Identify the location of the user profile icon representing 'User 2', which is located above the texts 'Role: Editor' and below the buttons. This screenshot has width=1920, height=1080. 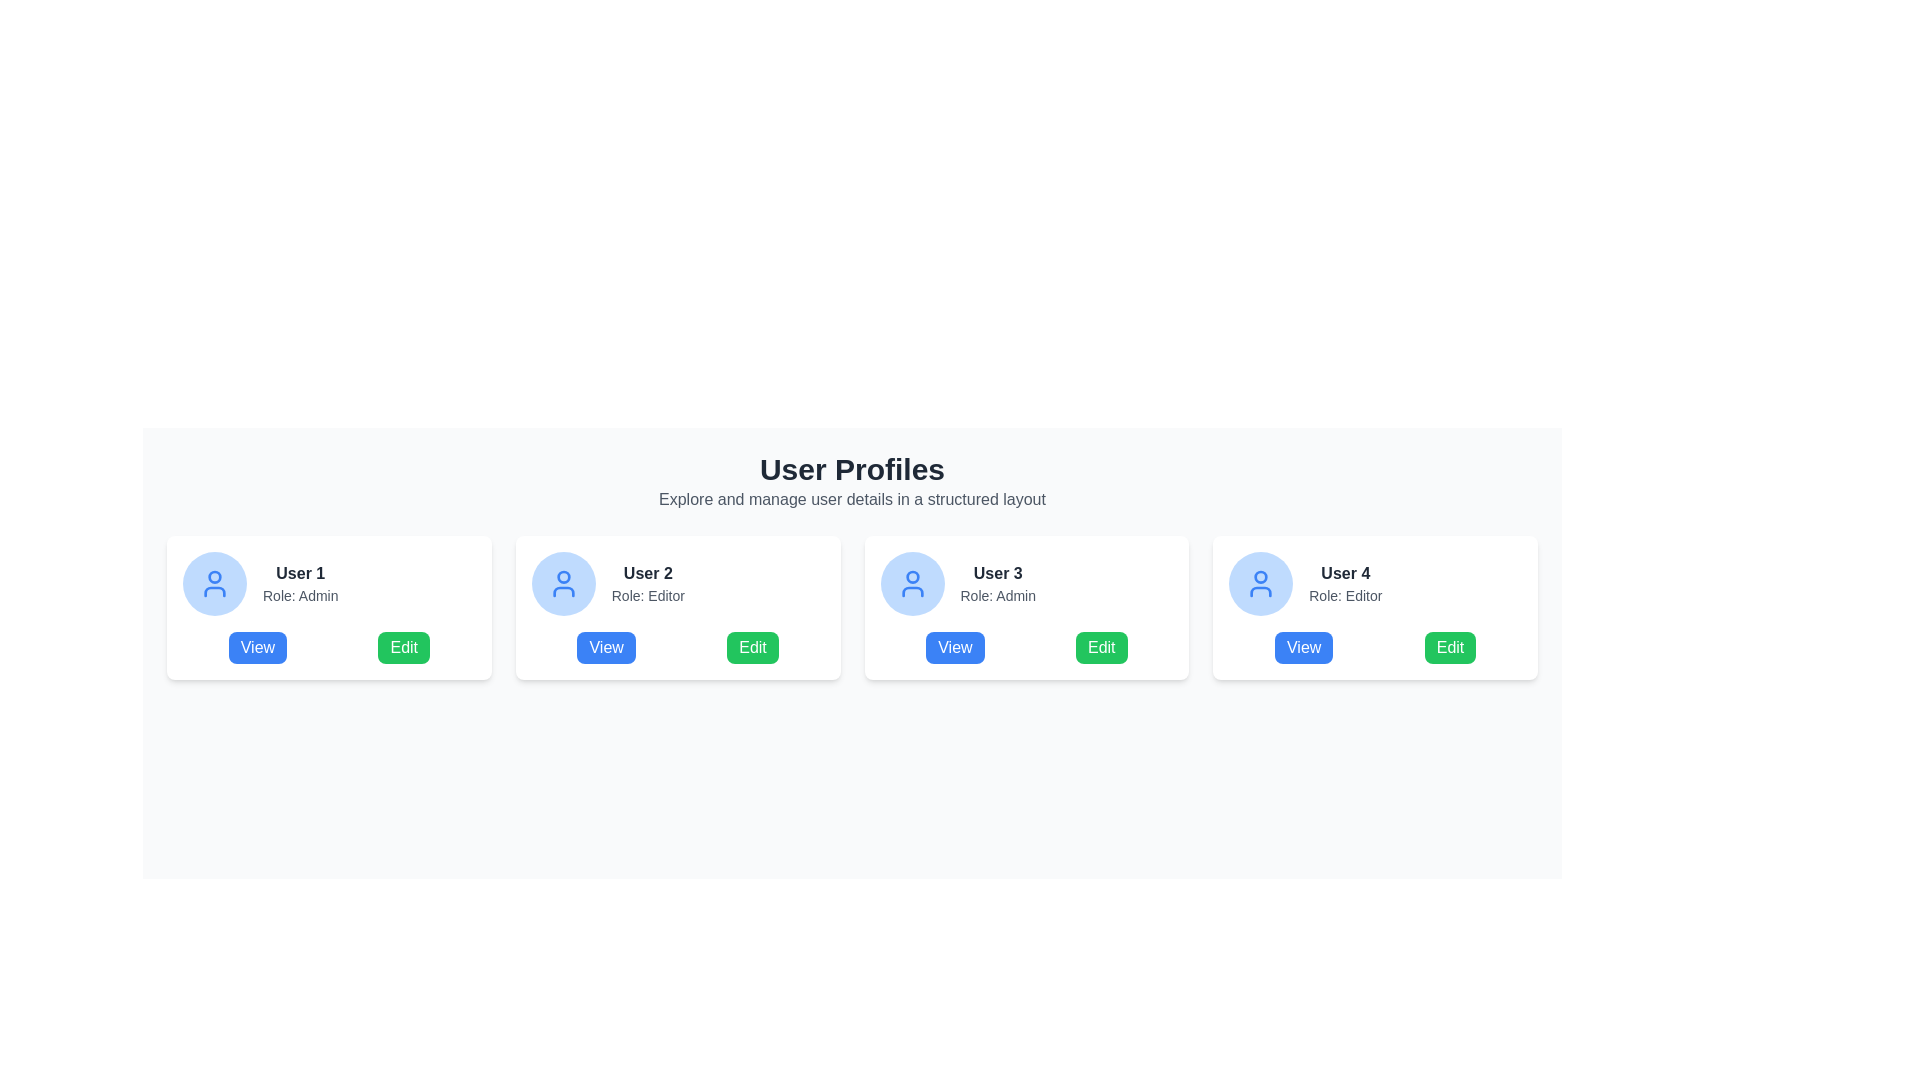
(562, 583).